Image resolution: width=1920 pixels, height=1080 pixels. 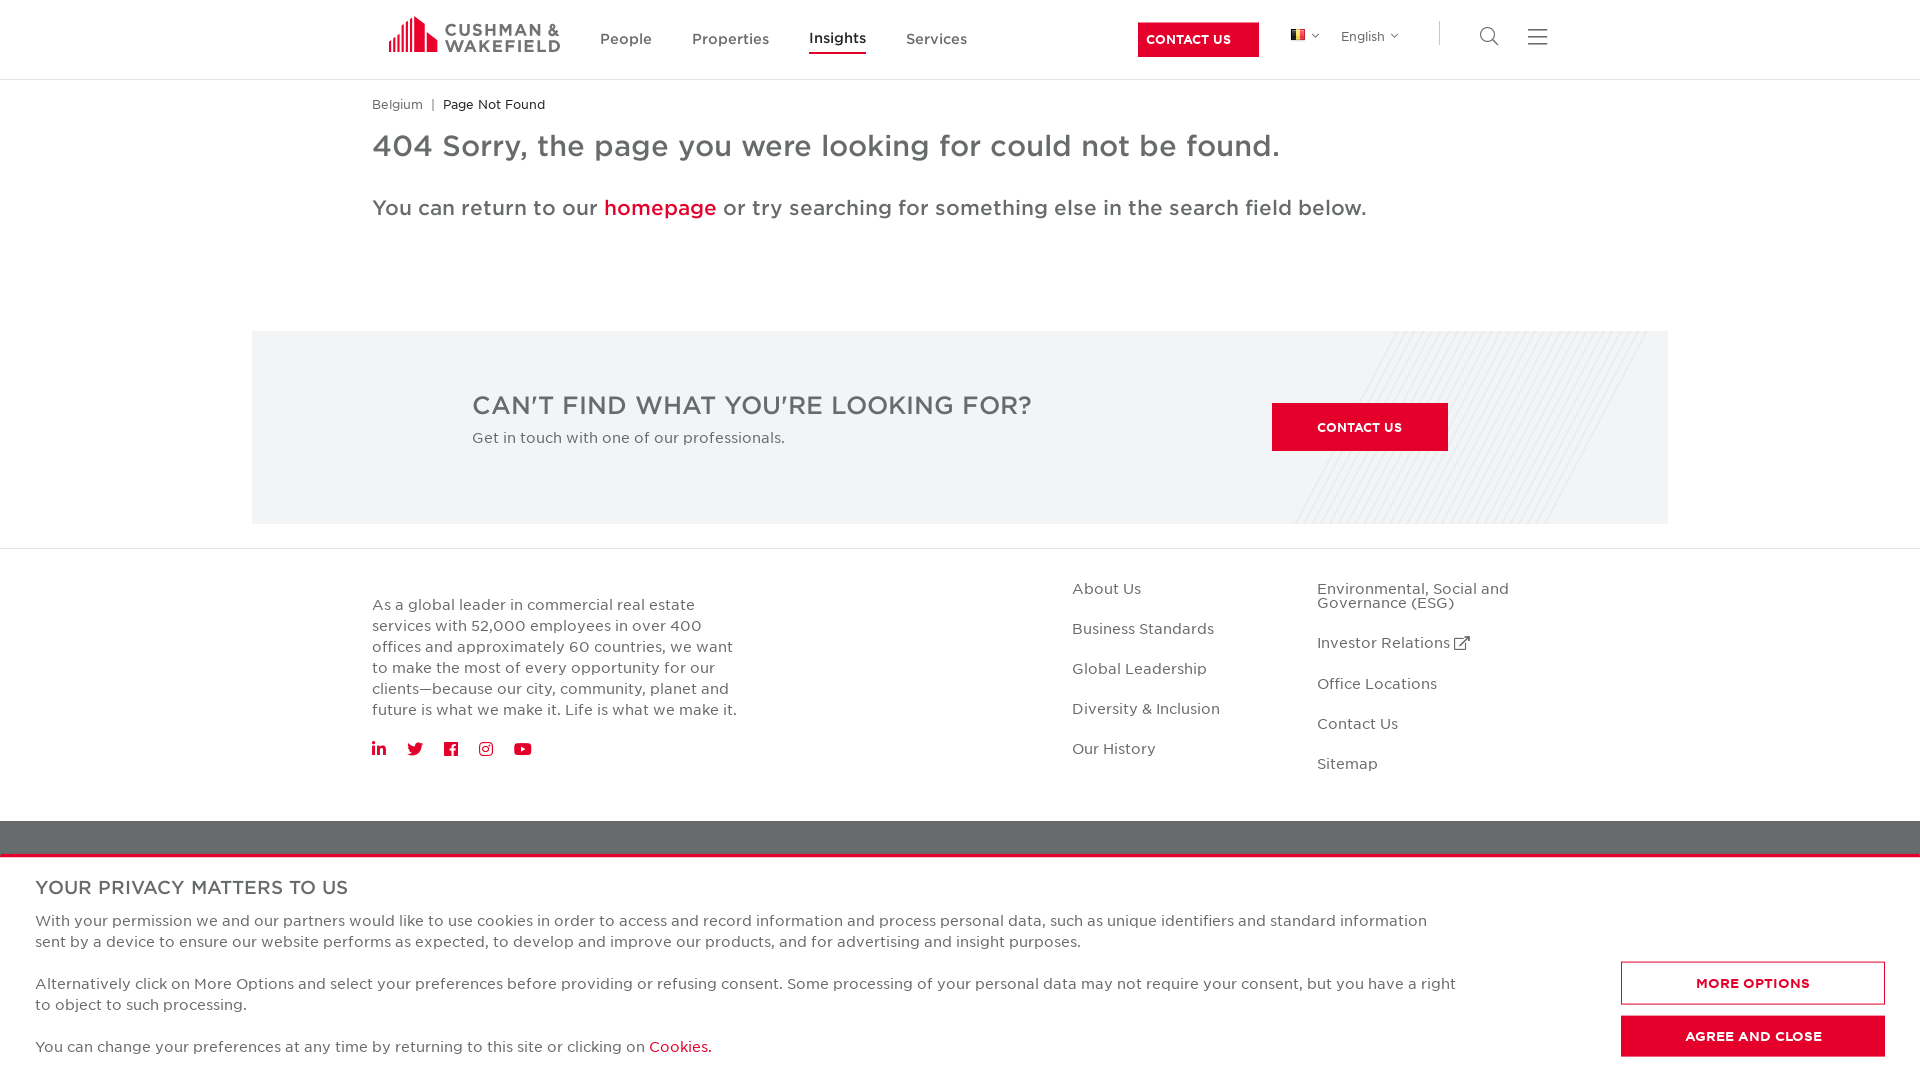 I want to click on 'People', so click(x=599, y=40).